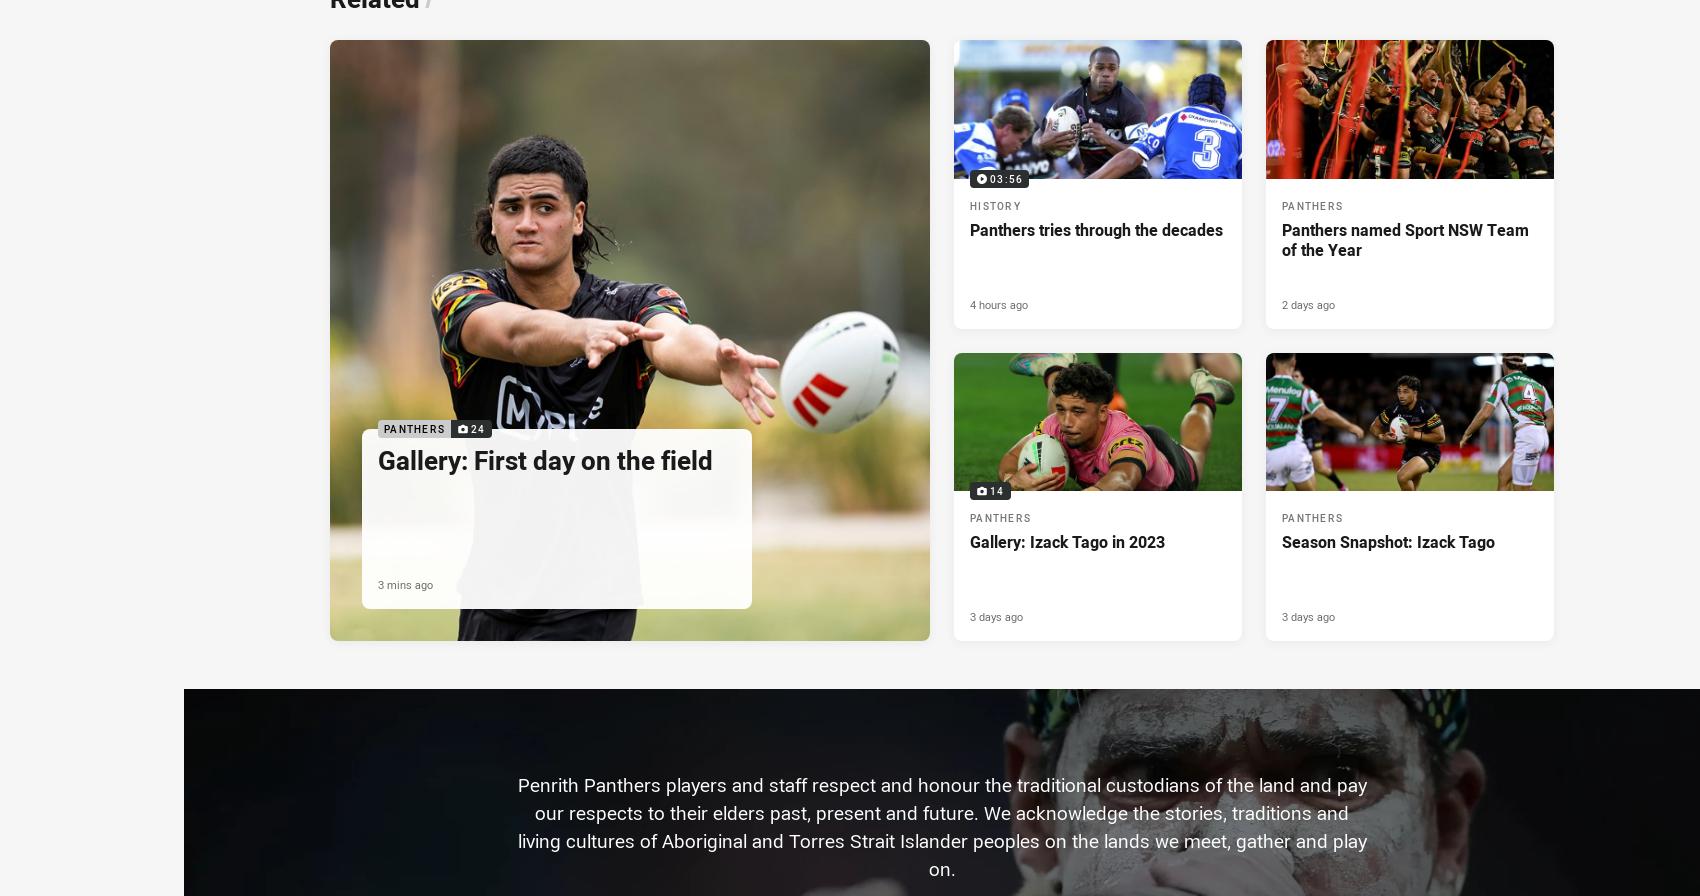 This screenshot has height=896, width=1700. What do you see at coordinates (544, 459) in the screenshot?
I see `'Gallery: First day on the field'` at bounding box center [544, 459].